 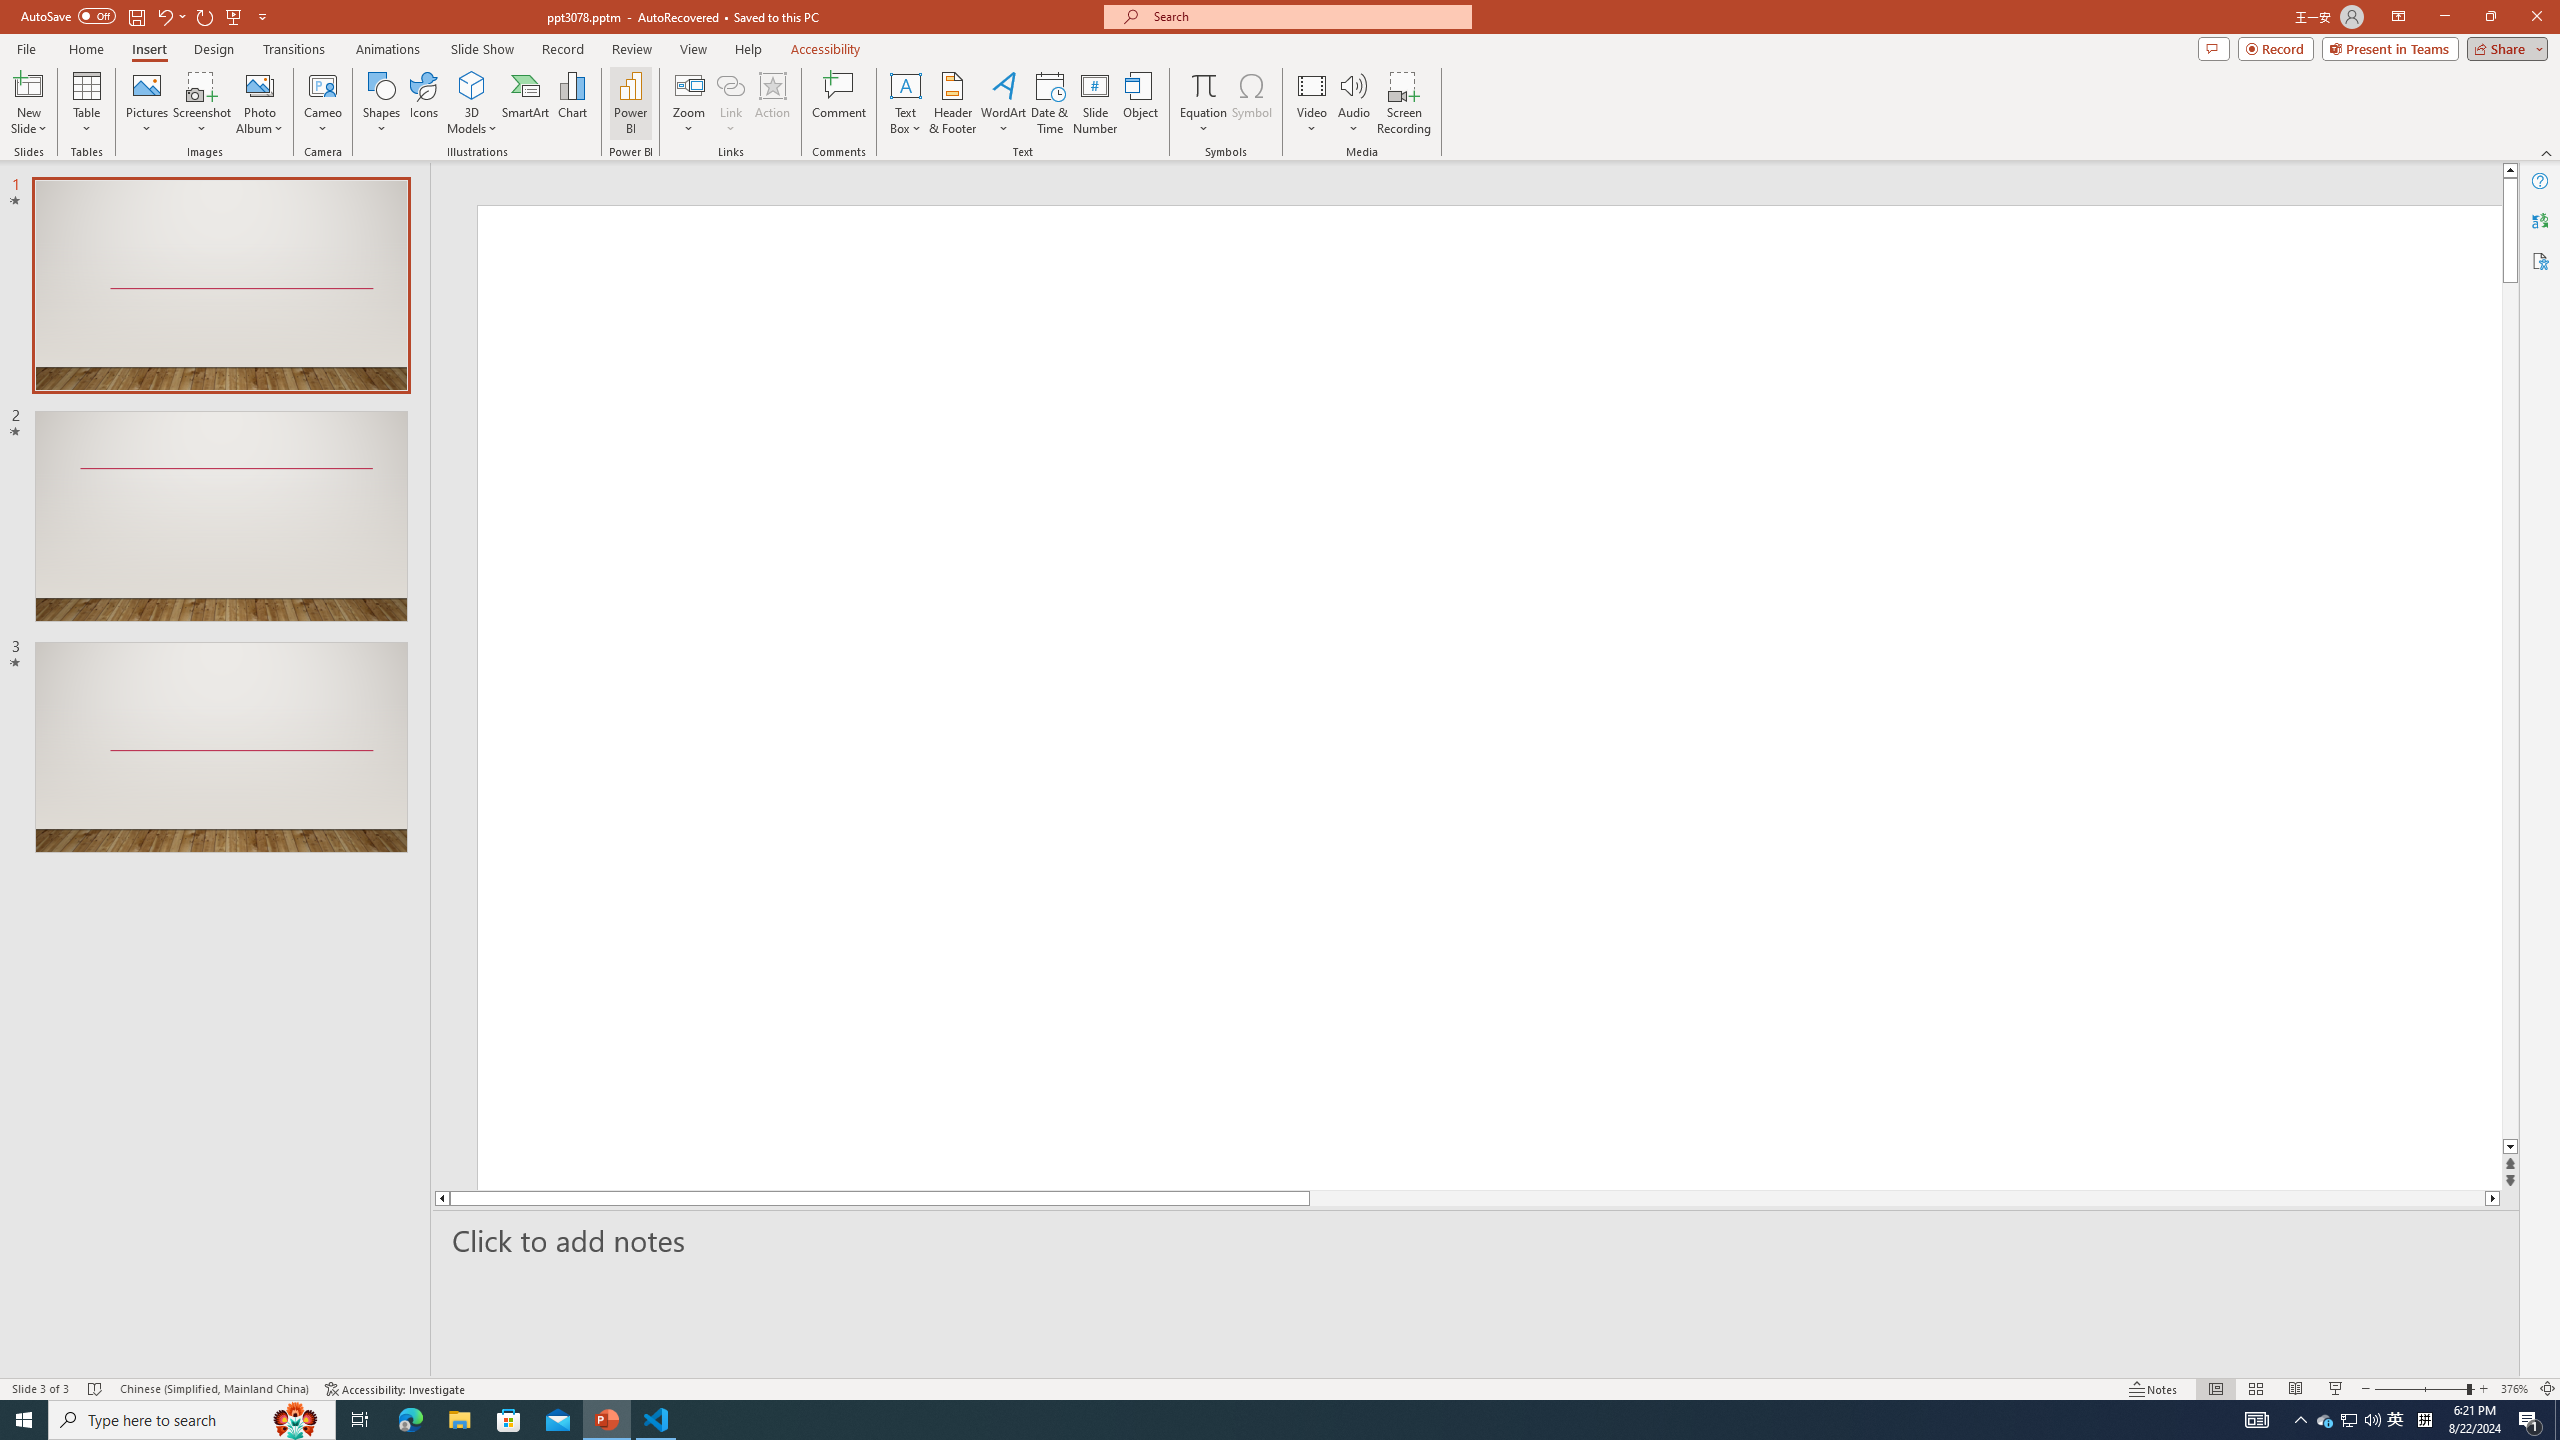 What do you see at coordinates (322, 103) in the screenshot?
I see `'Cameo'` at bounding box center [322, 103].